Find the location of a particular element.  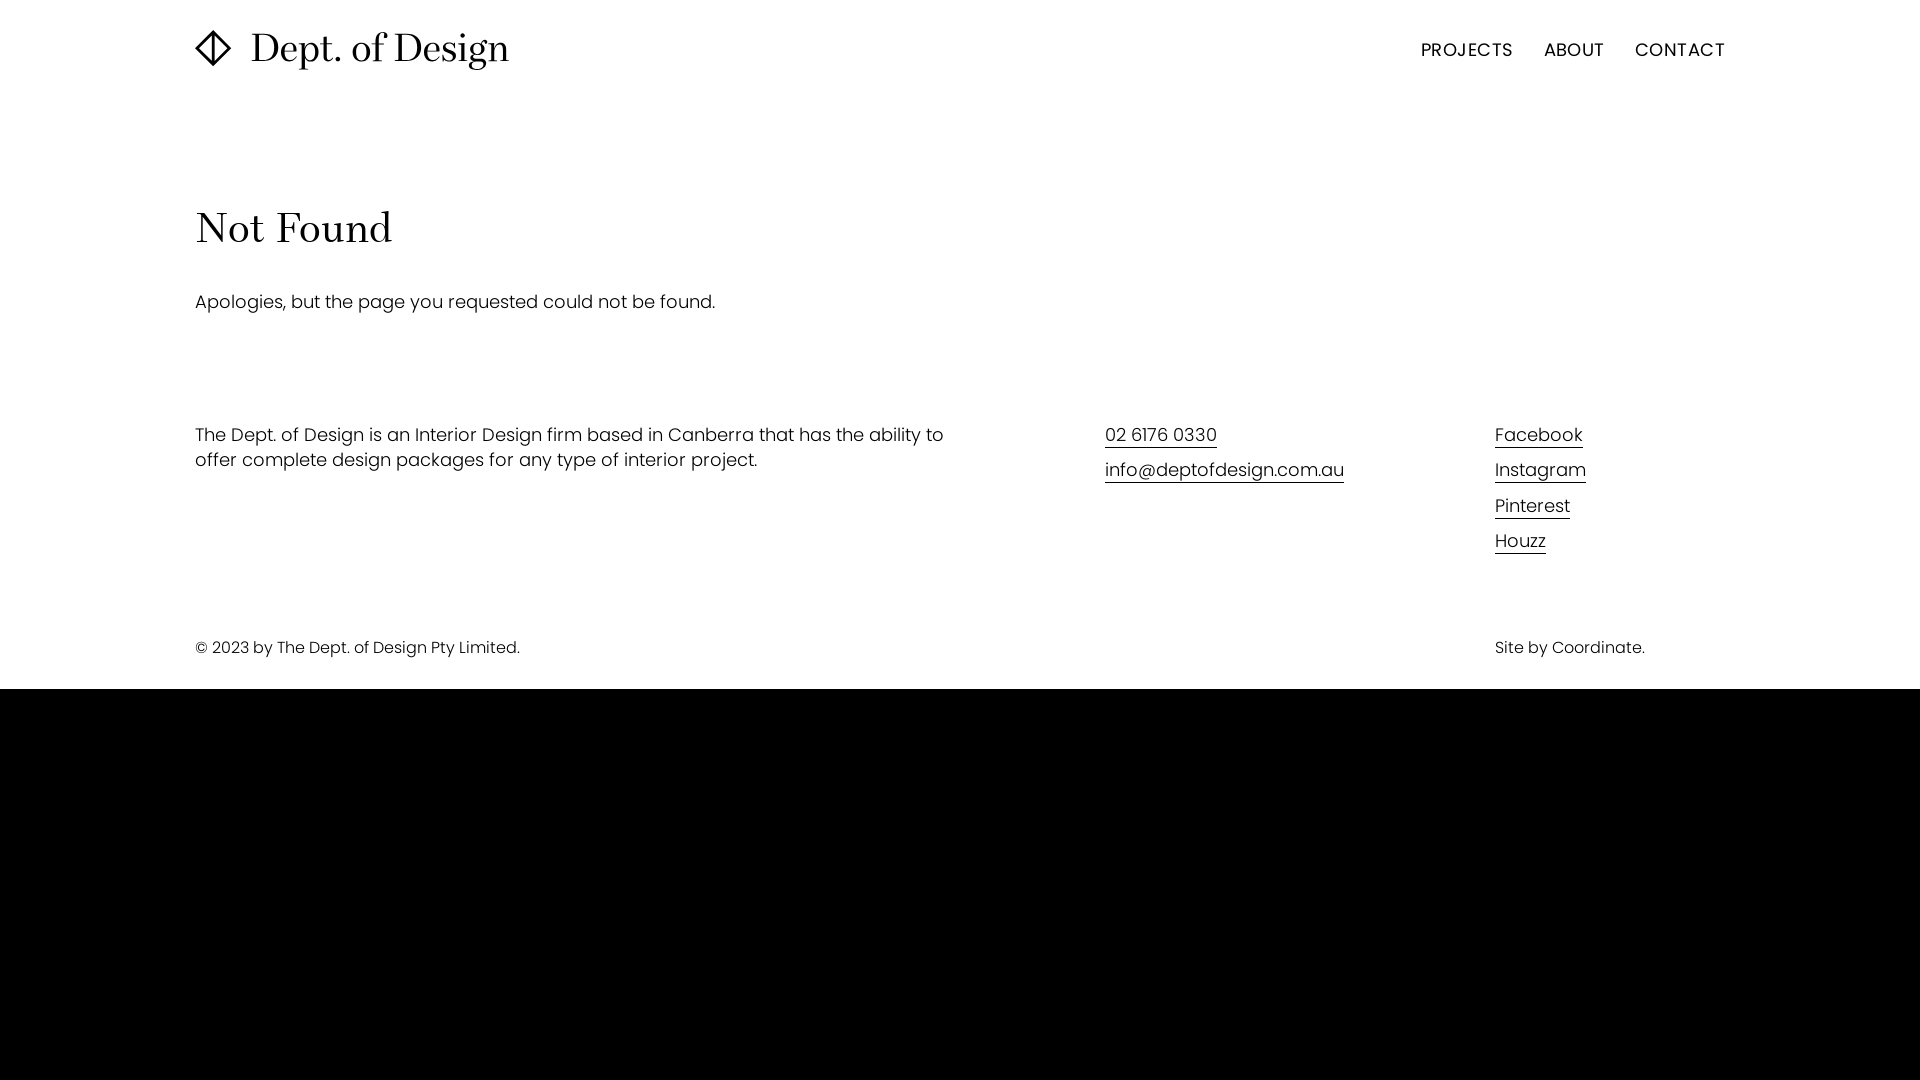

'CONTACT' is located at coordinates (1680, 49).